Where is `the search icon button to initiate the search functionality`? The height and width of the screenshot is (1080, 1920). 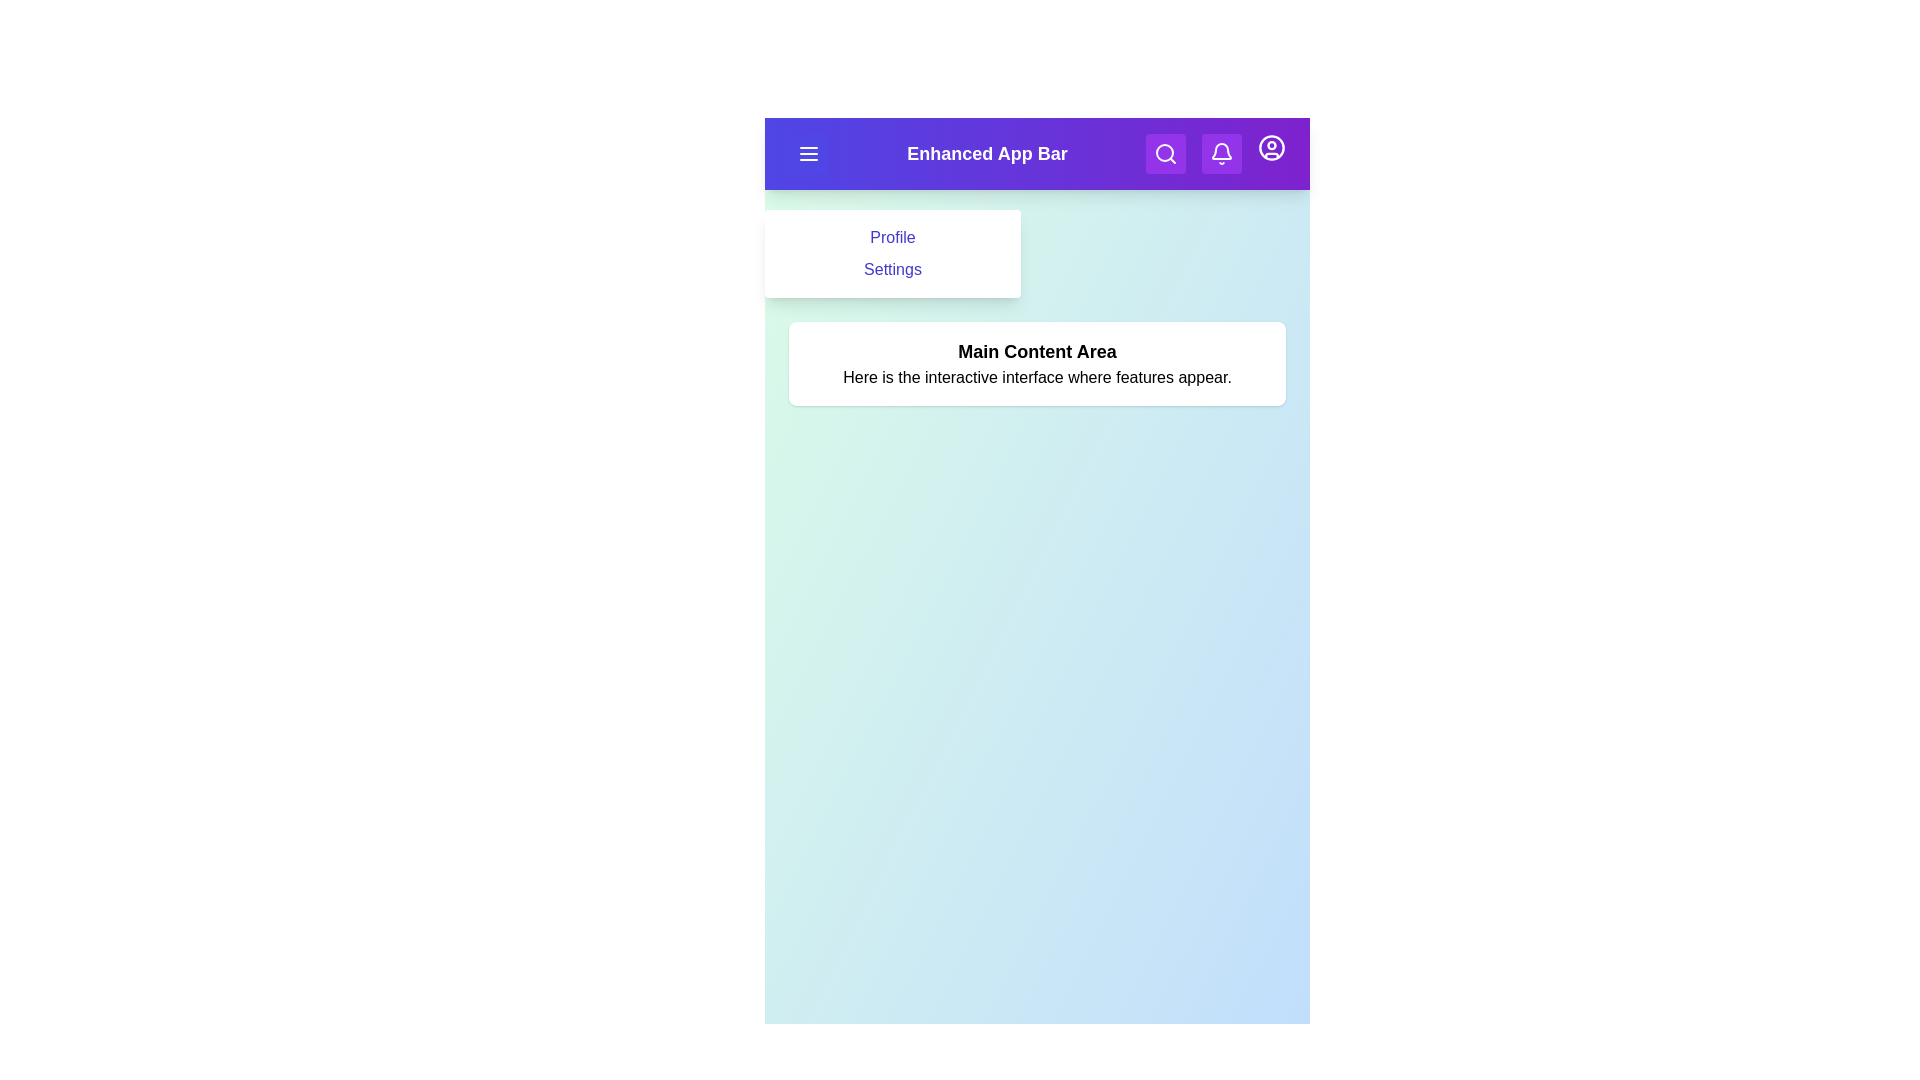
the search icon button to initiate the search functionality is located at coordinates (1166, 153).